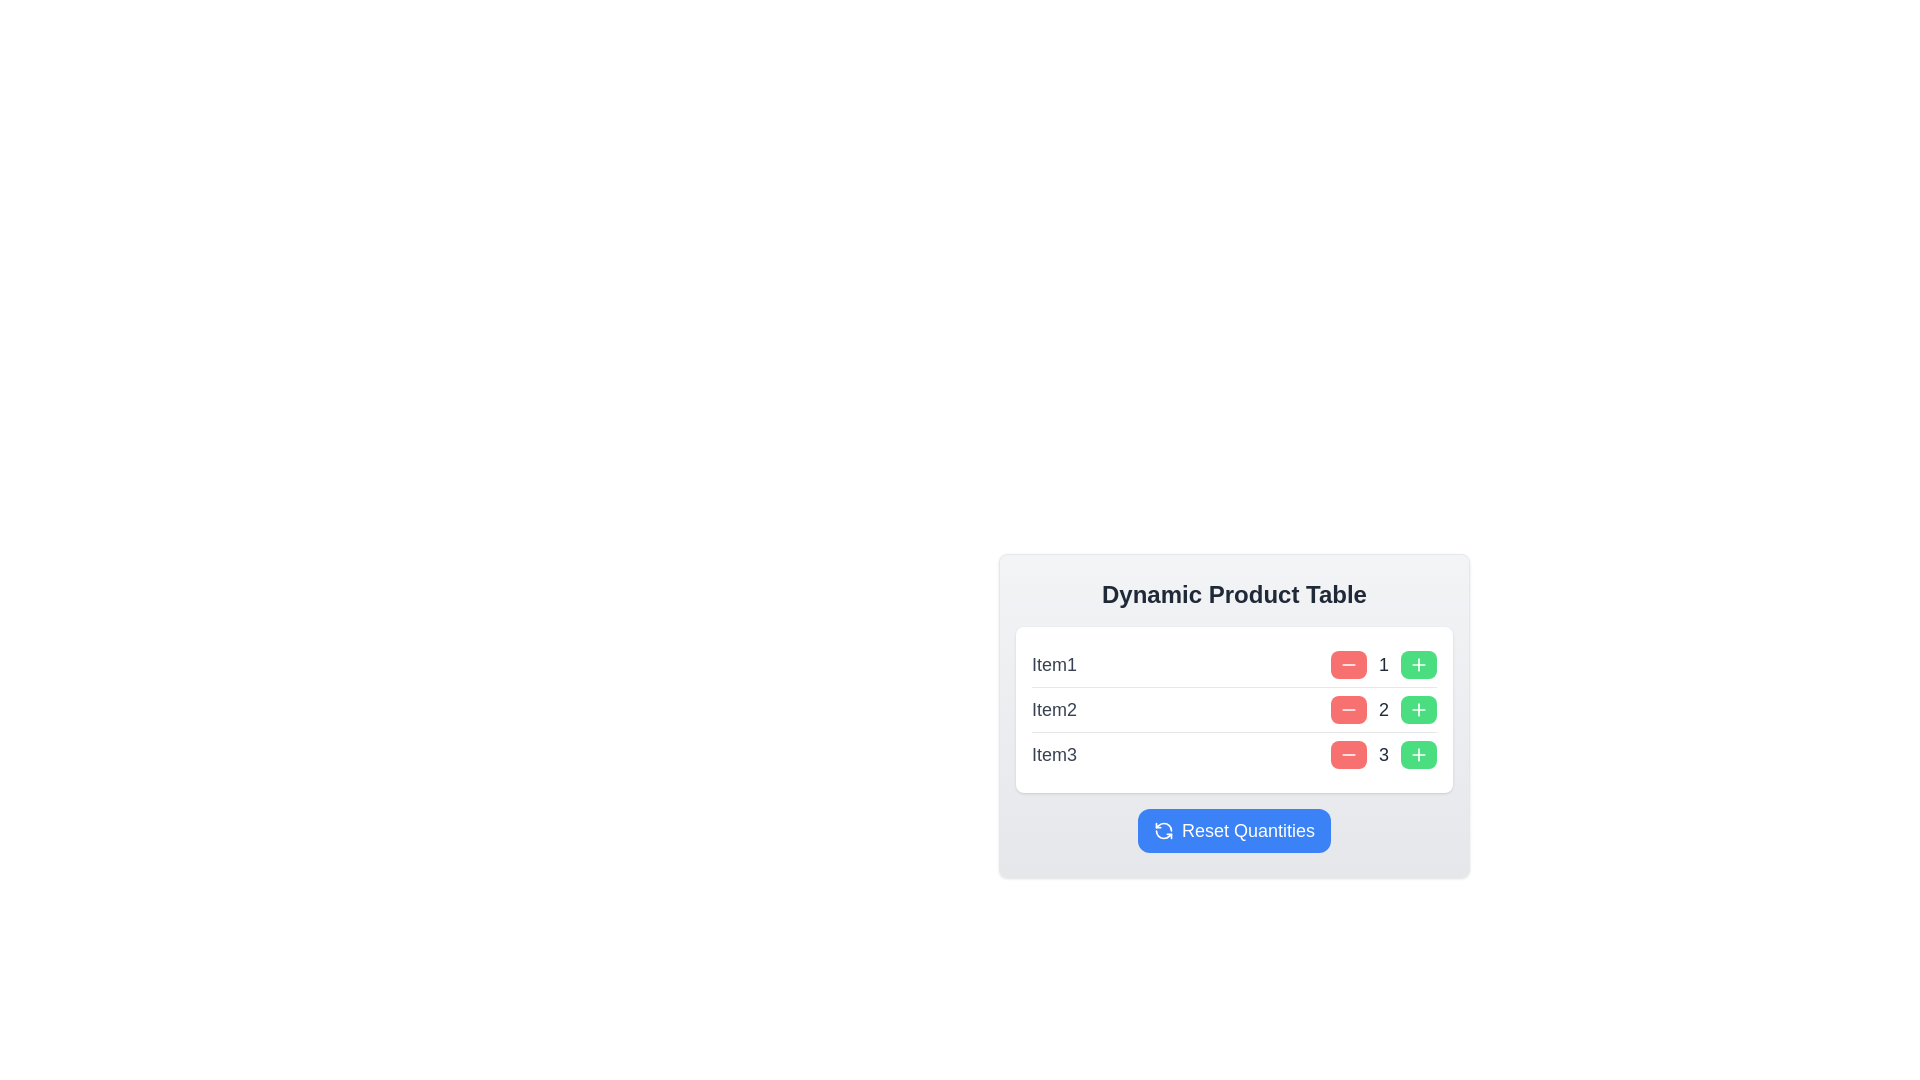  I want to click on the decrement button for the quantity in the third row of the product table, so click(1348, 755).